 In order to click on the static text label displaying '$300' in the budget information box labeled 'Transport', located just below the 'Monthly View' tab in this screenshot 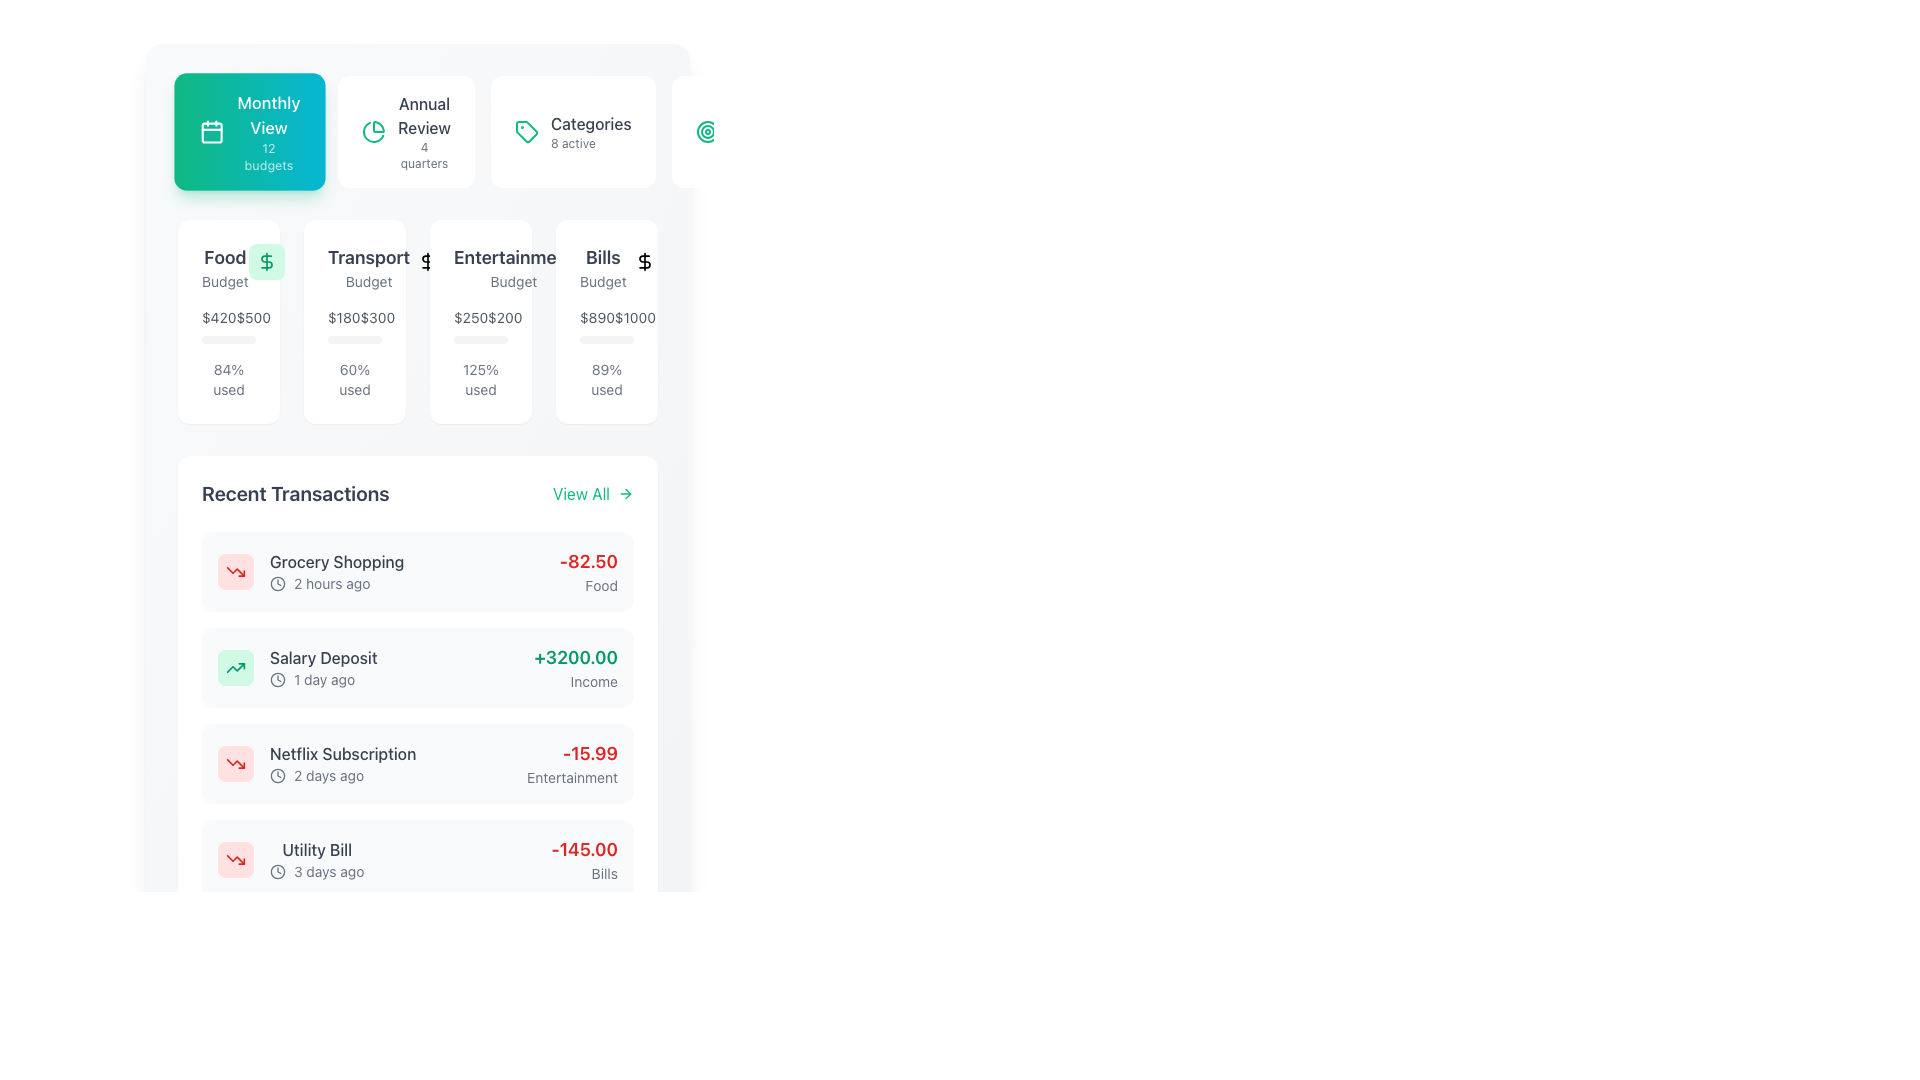, I will do `click(377, 316)`.